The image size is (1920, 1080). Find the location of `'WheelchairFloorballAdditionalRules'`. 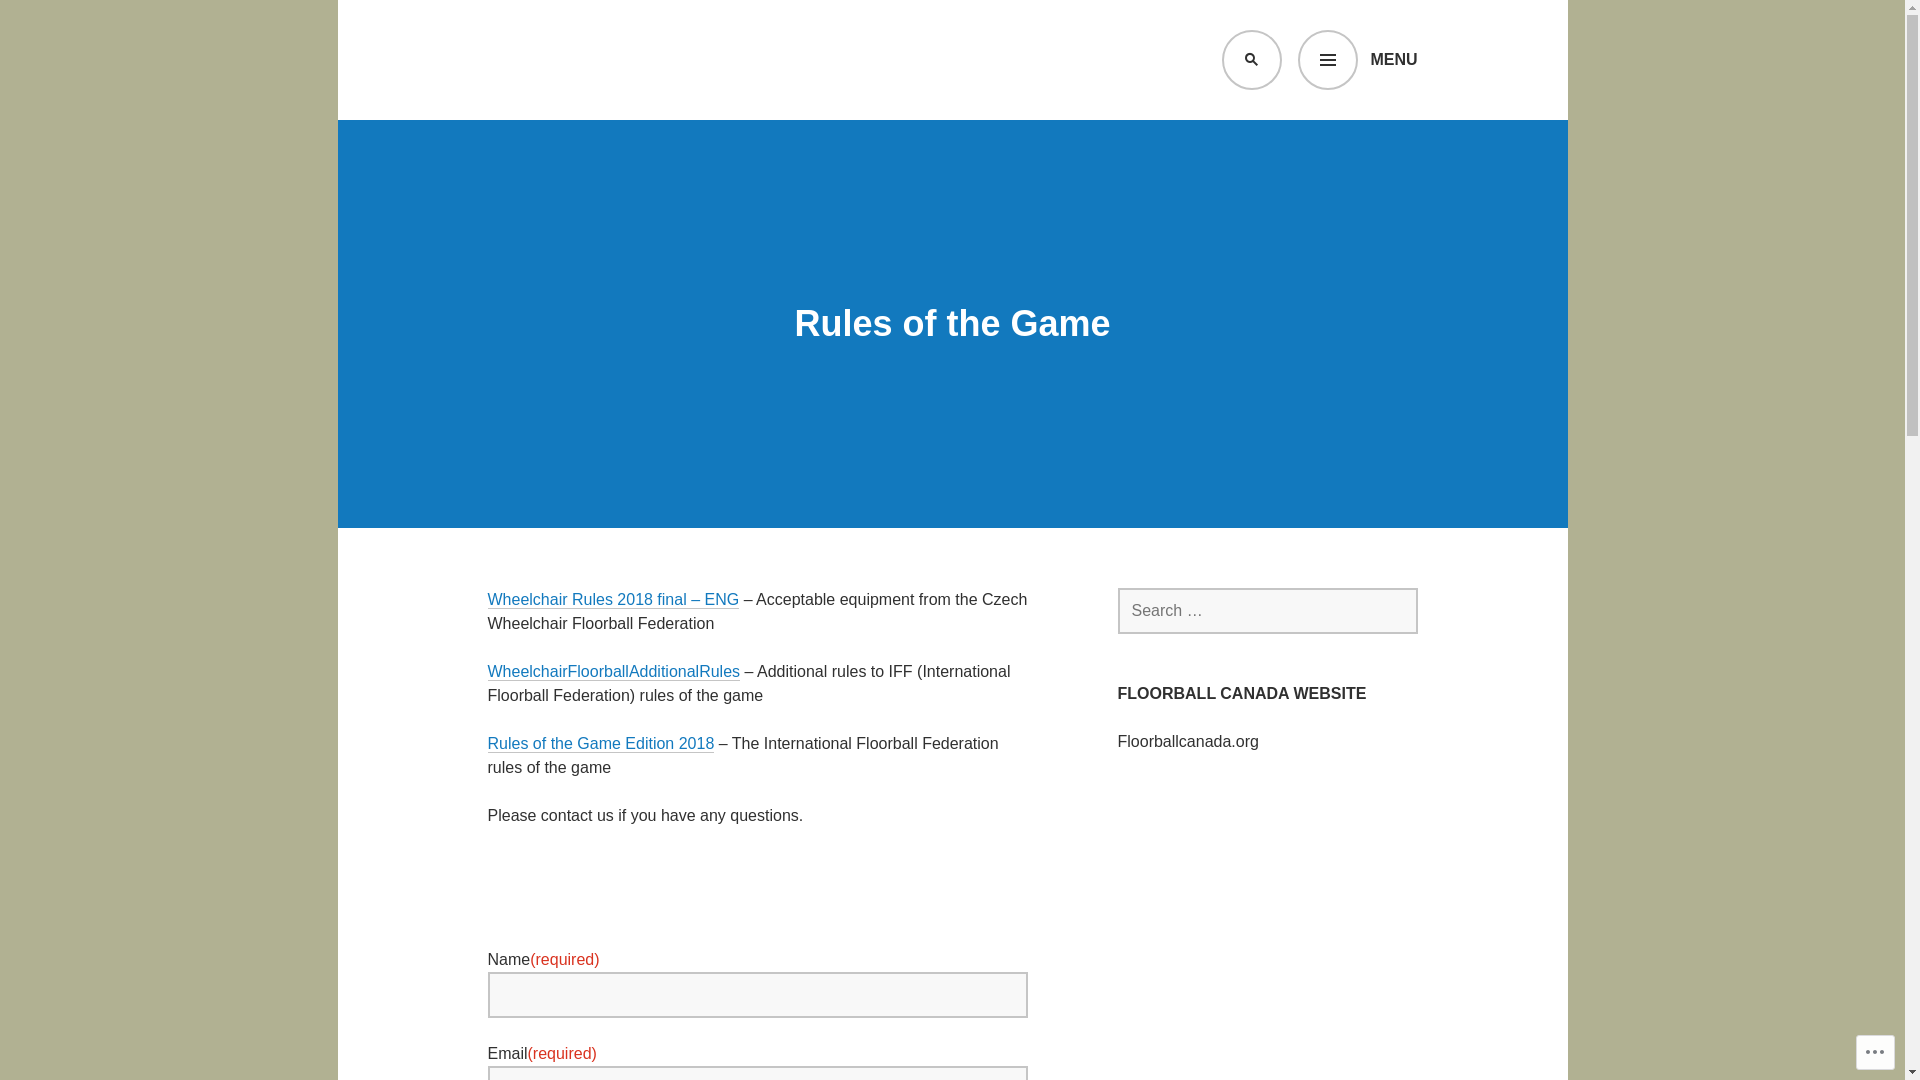

'WheelchairFloorballAdditionalRules' is located at coordinates (613, 671).